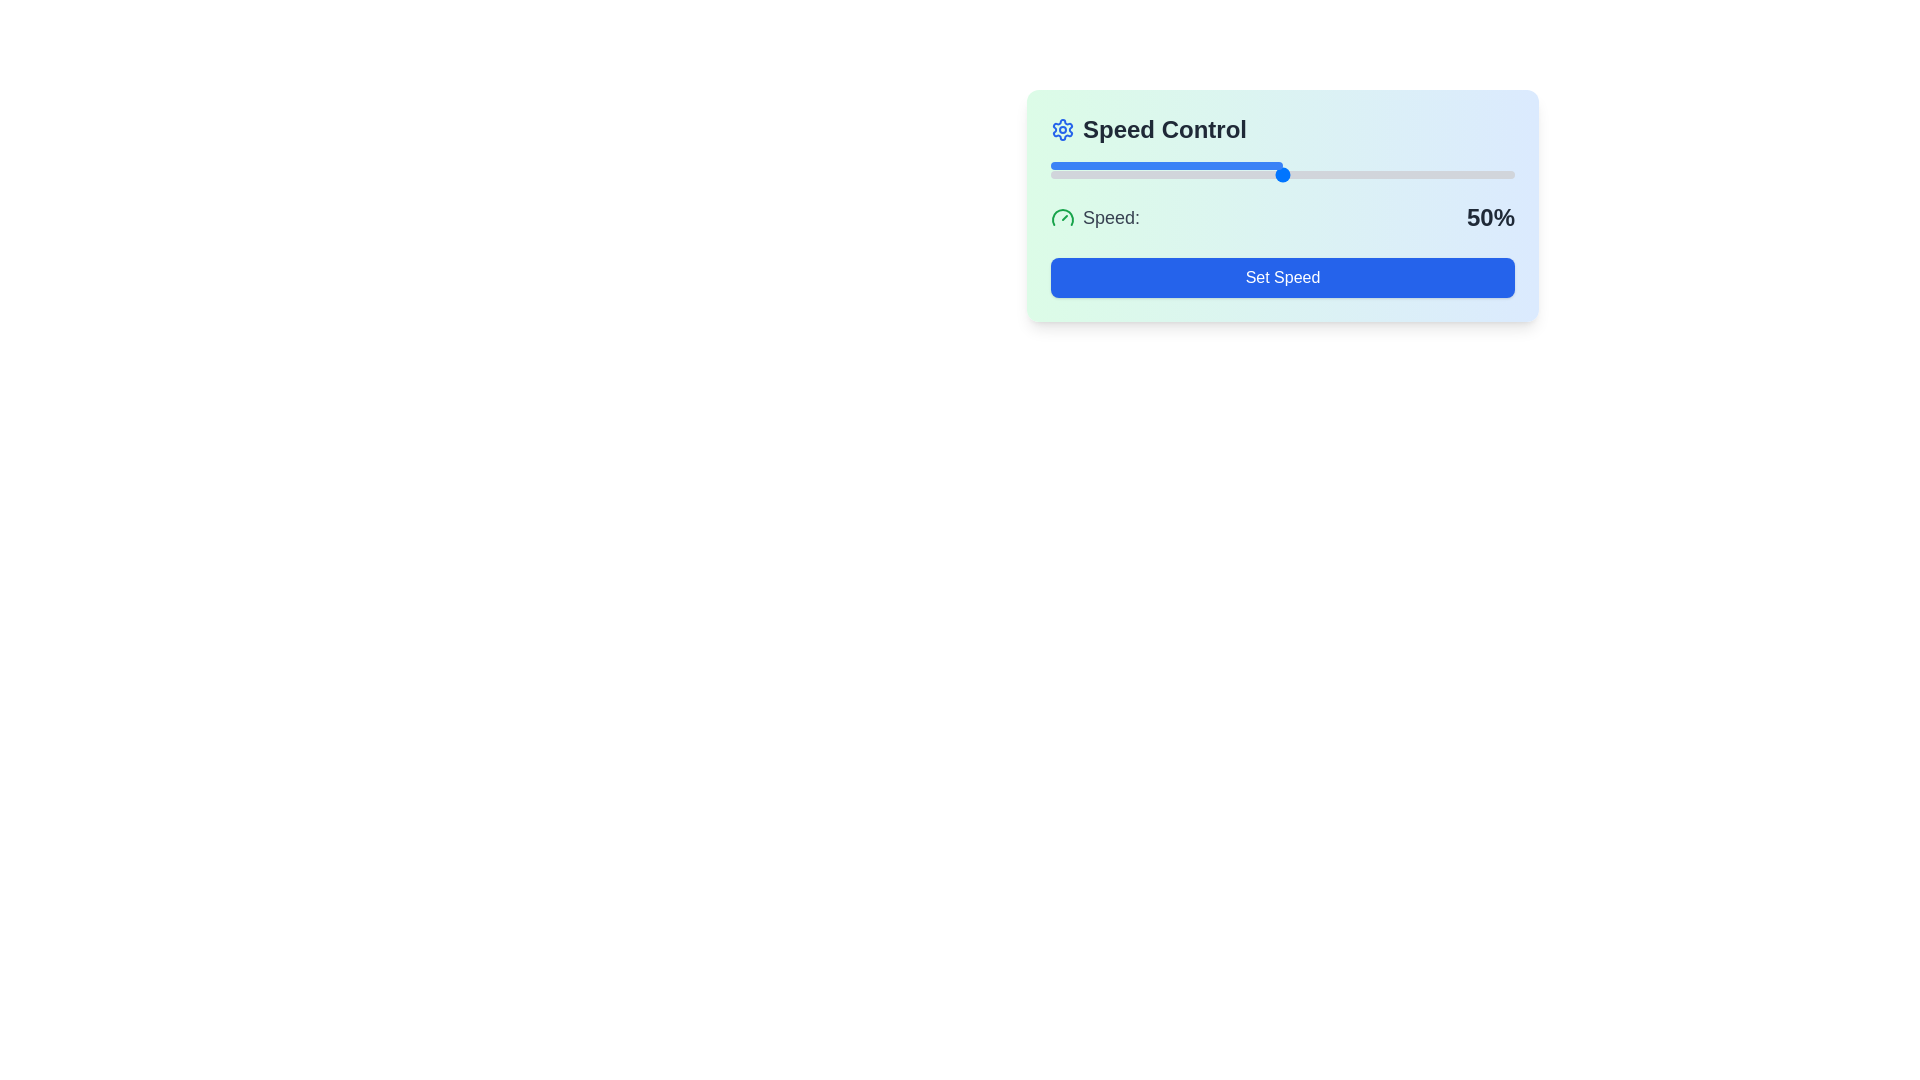 This screenshot has height=1080, width=1920. Describe the element at coordinates (1272, 173) in the screenshot. I see `the slider` at that location.